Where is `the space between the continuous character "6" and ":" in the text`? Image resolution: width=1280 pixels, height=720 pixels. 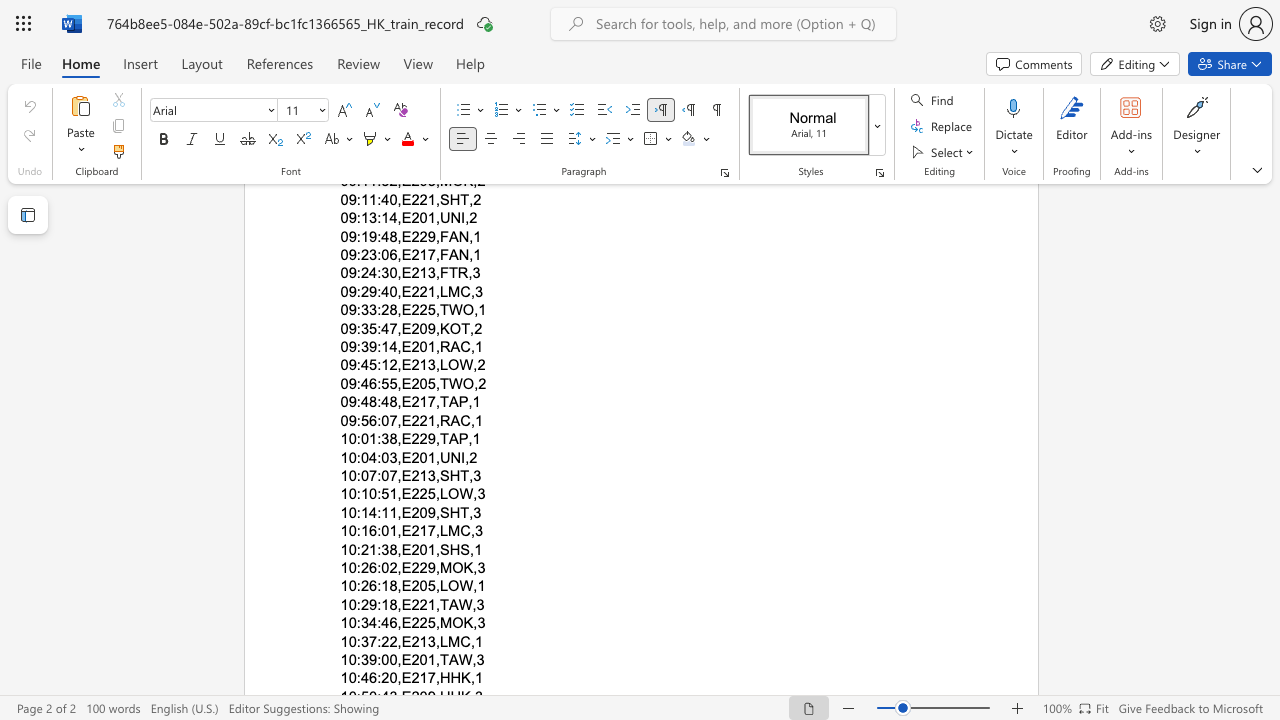
the space between the continuous character "6" and ":" in the text is located at coordinates (376, 530).